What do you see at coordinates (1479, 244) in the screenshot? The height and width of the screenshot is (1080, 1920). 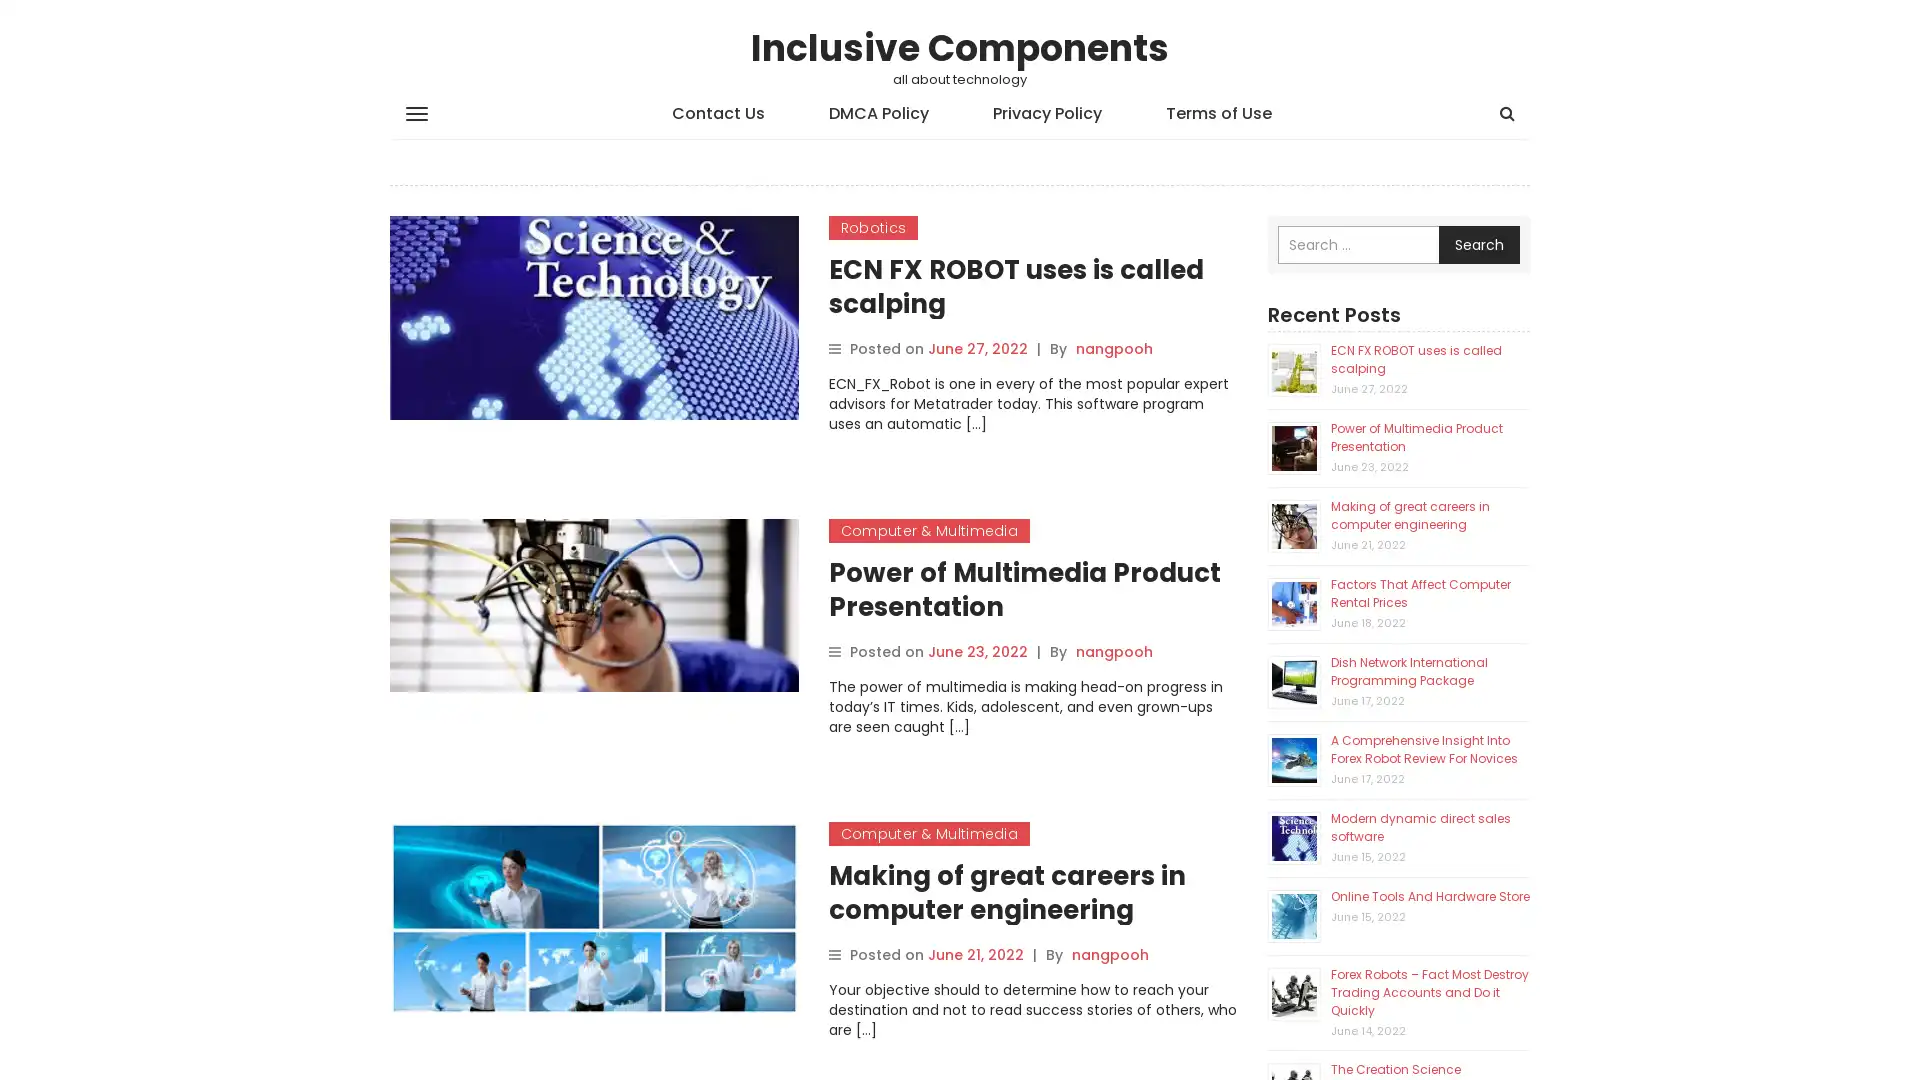 I see `Search` at bounding box center [1479, 244].